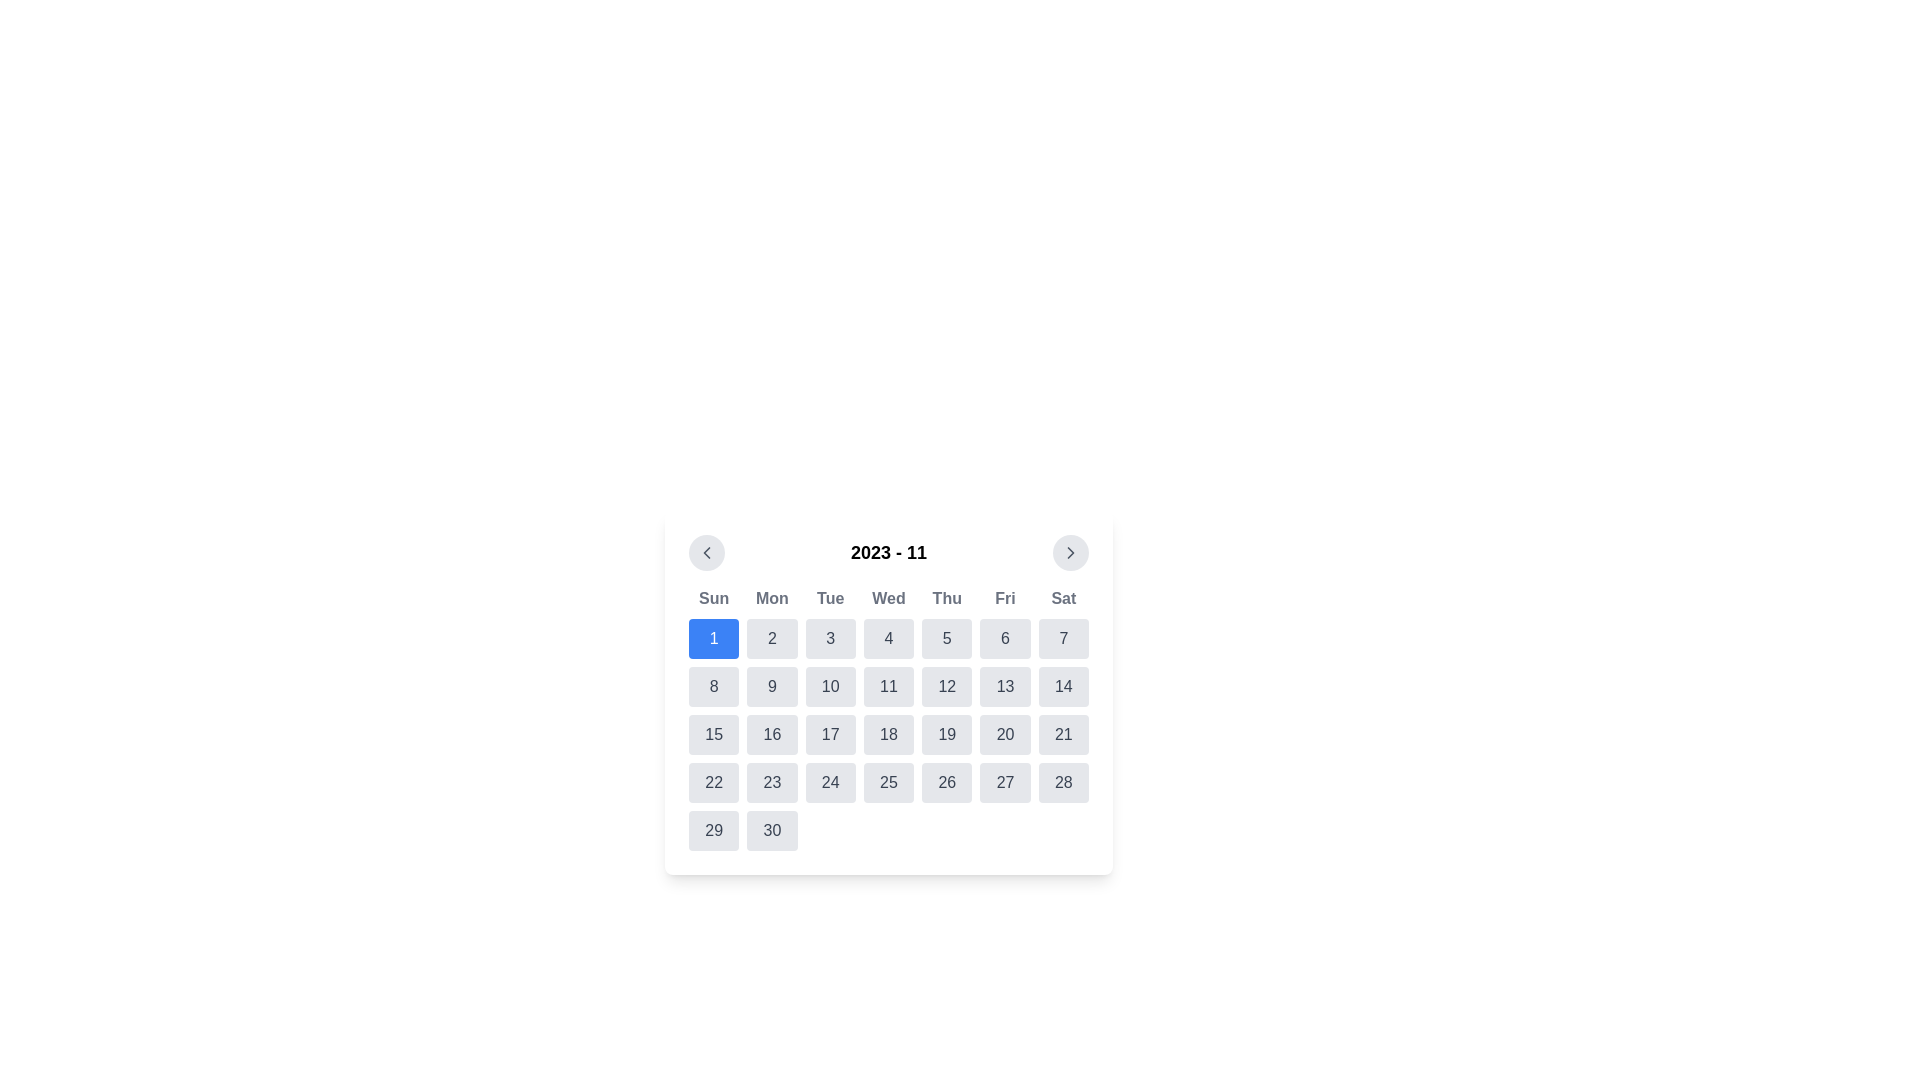 The height and width of the screenshot is (1080, 1920). What do you see at coordinates (771, 782) in the screenshot?
I see `the interactive date selector button` at bounding box center [771, 782].